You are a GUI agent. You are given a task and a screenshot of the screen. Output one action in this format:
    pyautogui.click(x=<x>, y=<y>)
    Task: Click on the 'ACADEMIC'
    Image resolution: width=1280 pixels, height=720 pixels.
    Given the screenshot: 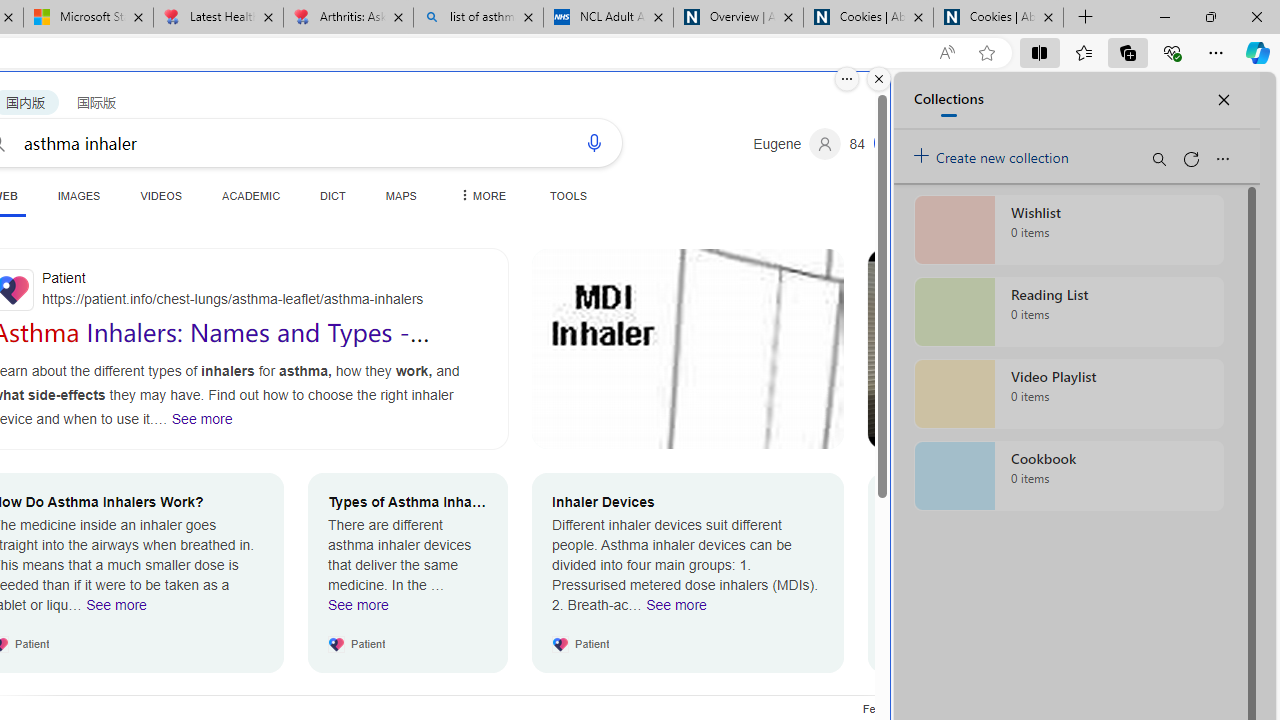 What is the action you would take?
    pyautogui.click(x=250, y=195)
    